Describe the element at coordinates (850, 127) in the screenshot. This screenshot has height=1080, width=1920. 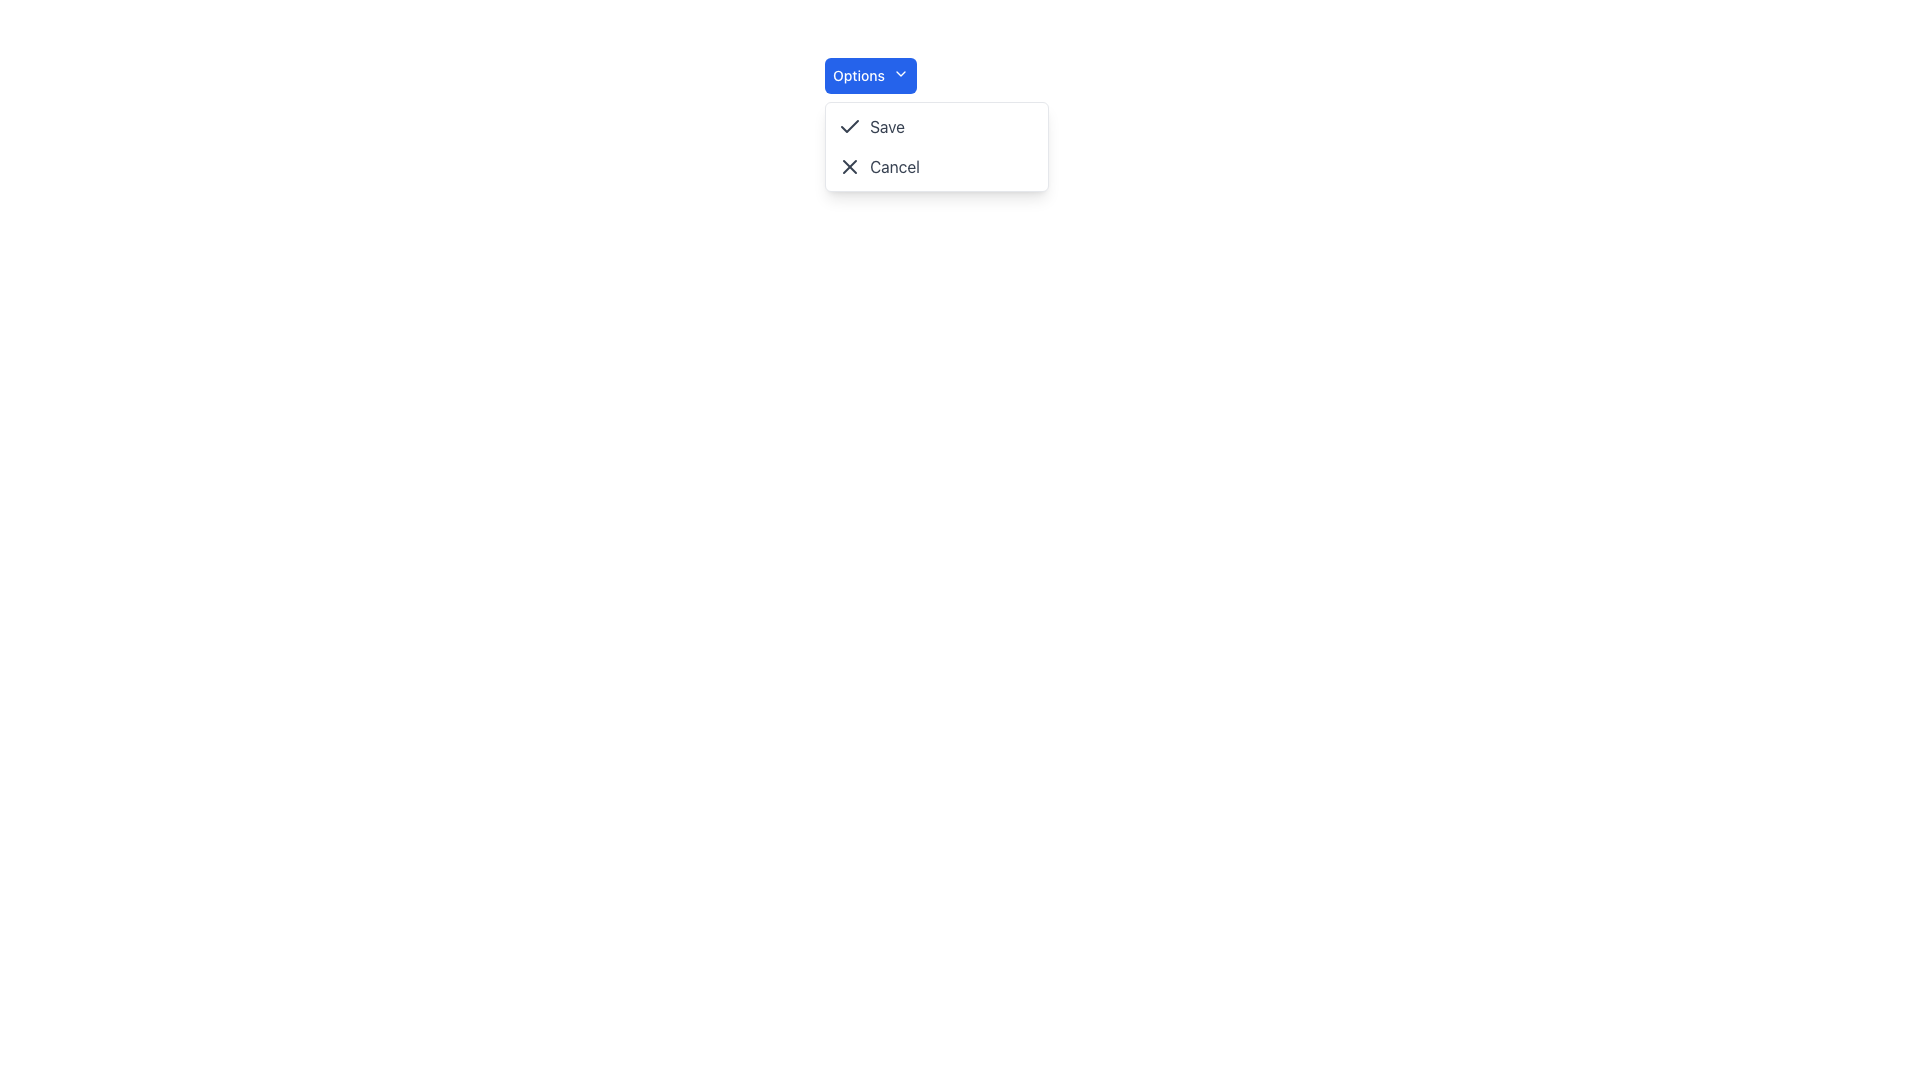
I see `check mark icon located to the left of the 'Save' text within the 'Save' button at the top of the dropdown menu` at that location.